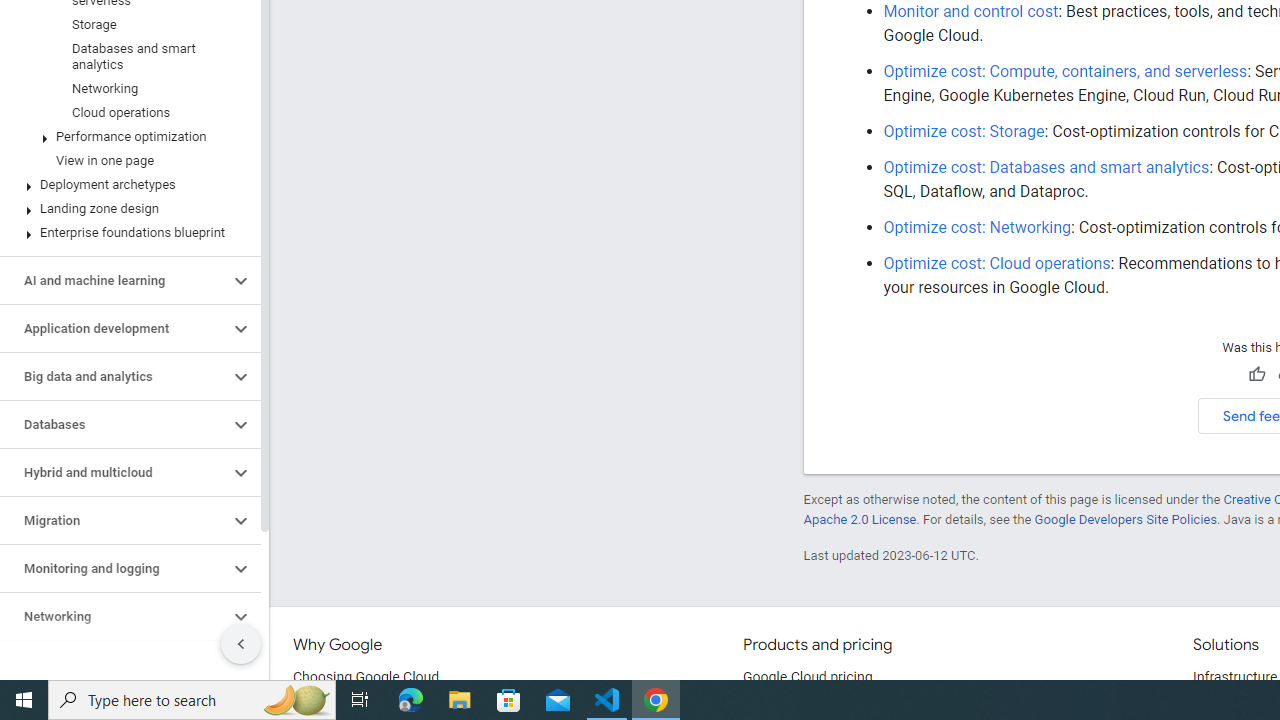 This screenshot has width=1280, height=720. What do you see at coordinates (125, 231) in the screenshot?
I see `'Enterprise foundations blueprint'` at bounding box center [125, 231].